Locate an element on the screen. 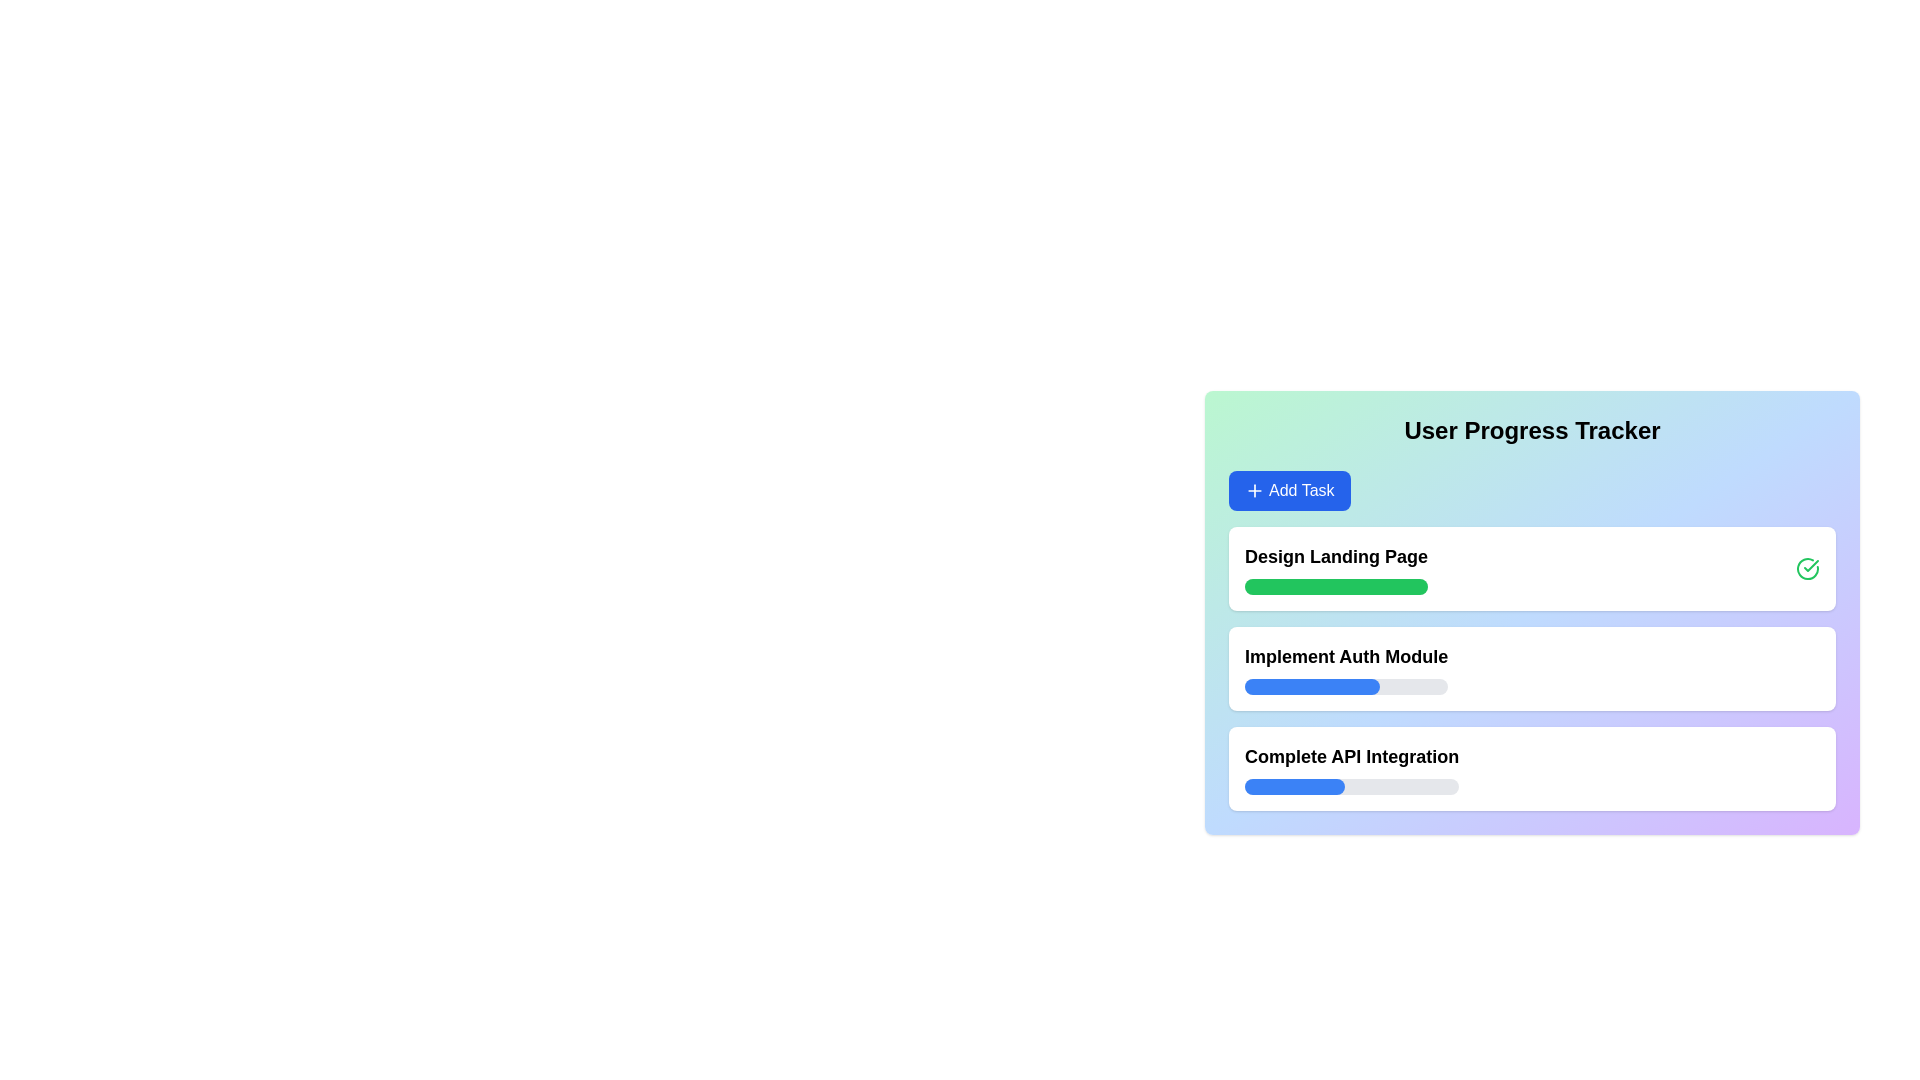 This screenshot has width=1920, height=1080. the progress bar completion is located at coordinates (1292, 785).